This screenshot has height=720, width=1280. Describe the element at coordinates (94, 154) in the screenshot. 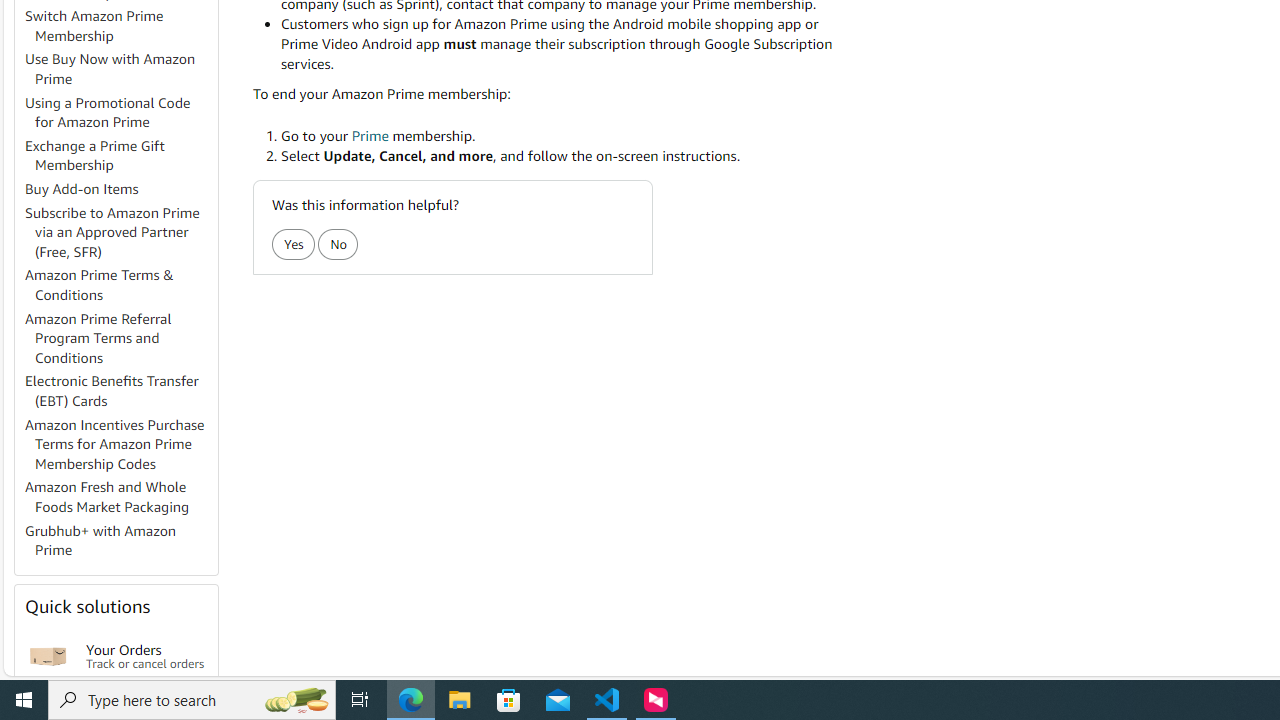

I see `'Exchange a Prime Gift Membership'` at that location.